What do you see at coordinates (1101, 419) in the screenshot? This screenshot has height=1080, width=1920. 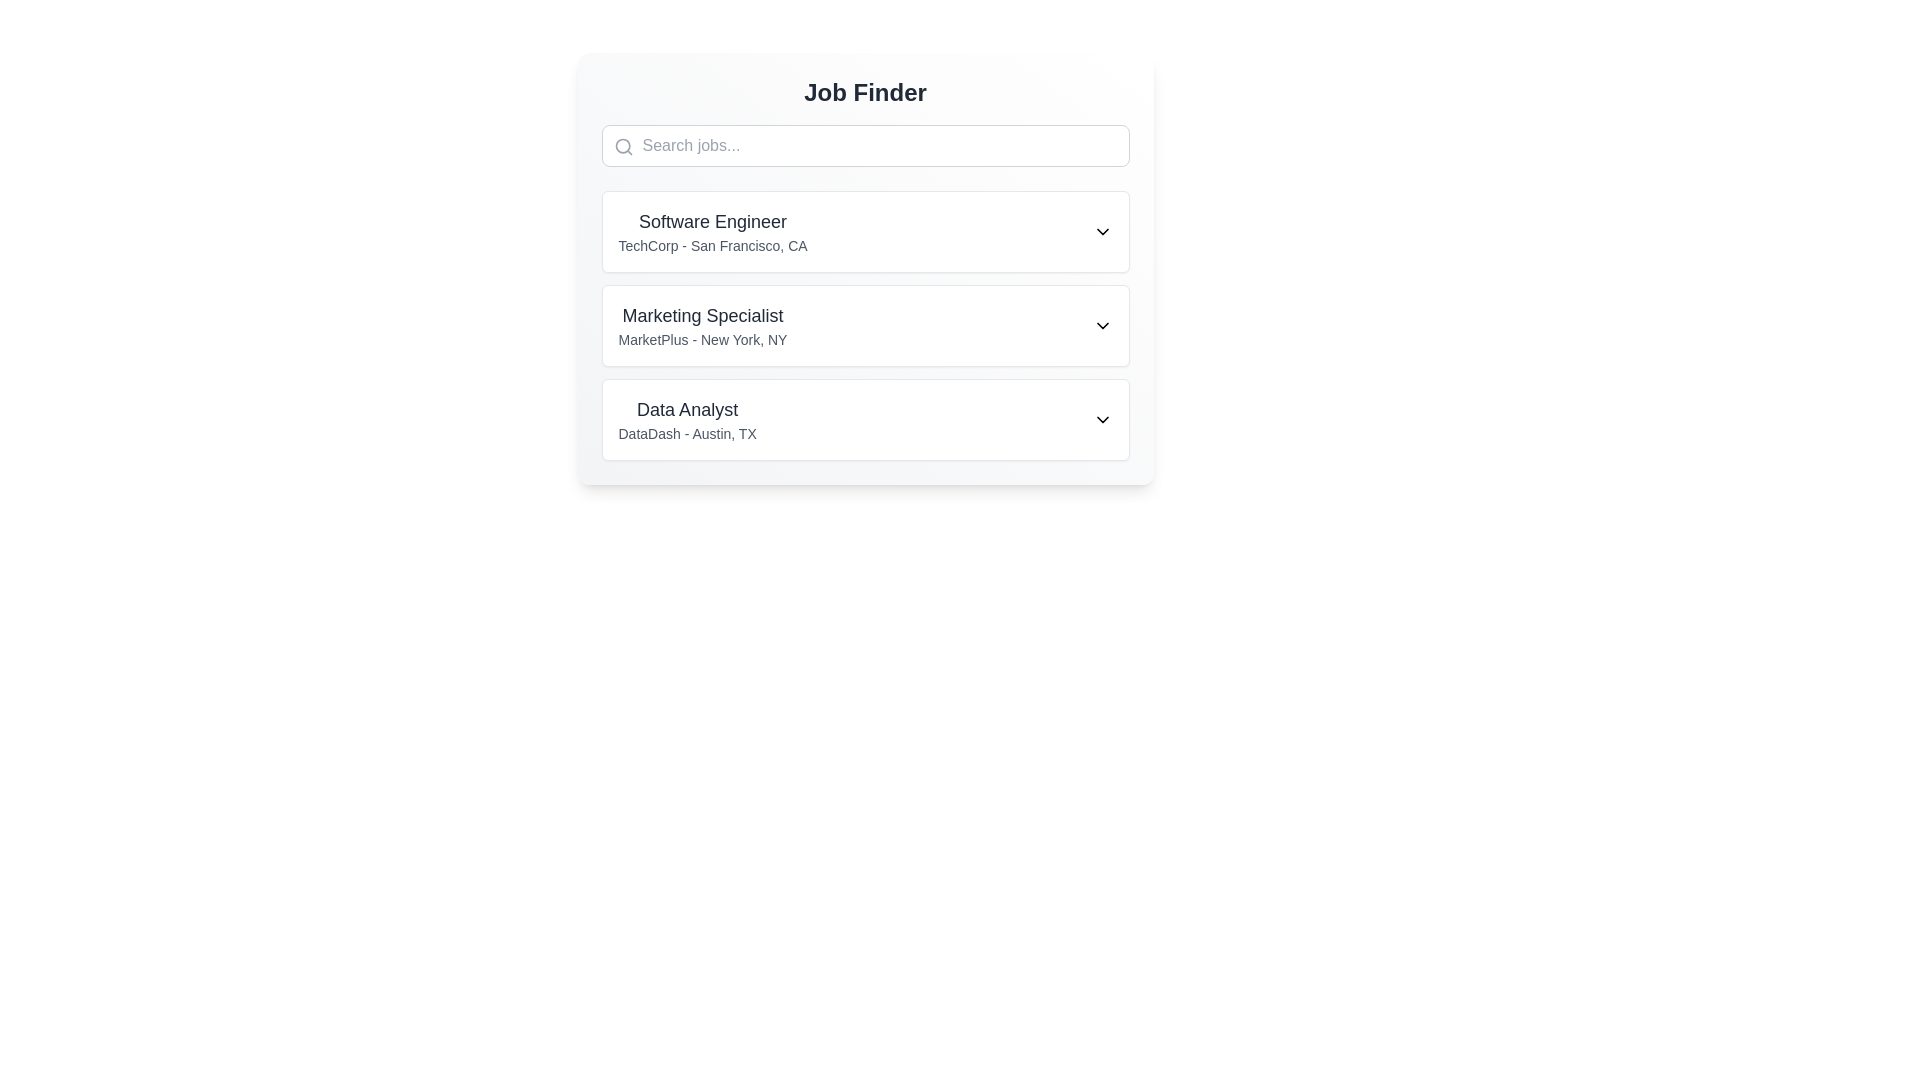 I see `the chevron icon located to the far right of the 'Data Analyst' listing` at bounding box center [1101, 419].